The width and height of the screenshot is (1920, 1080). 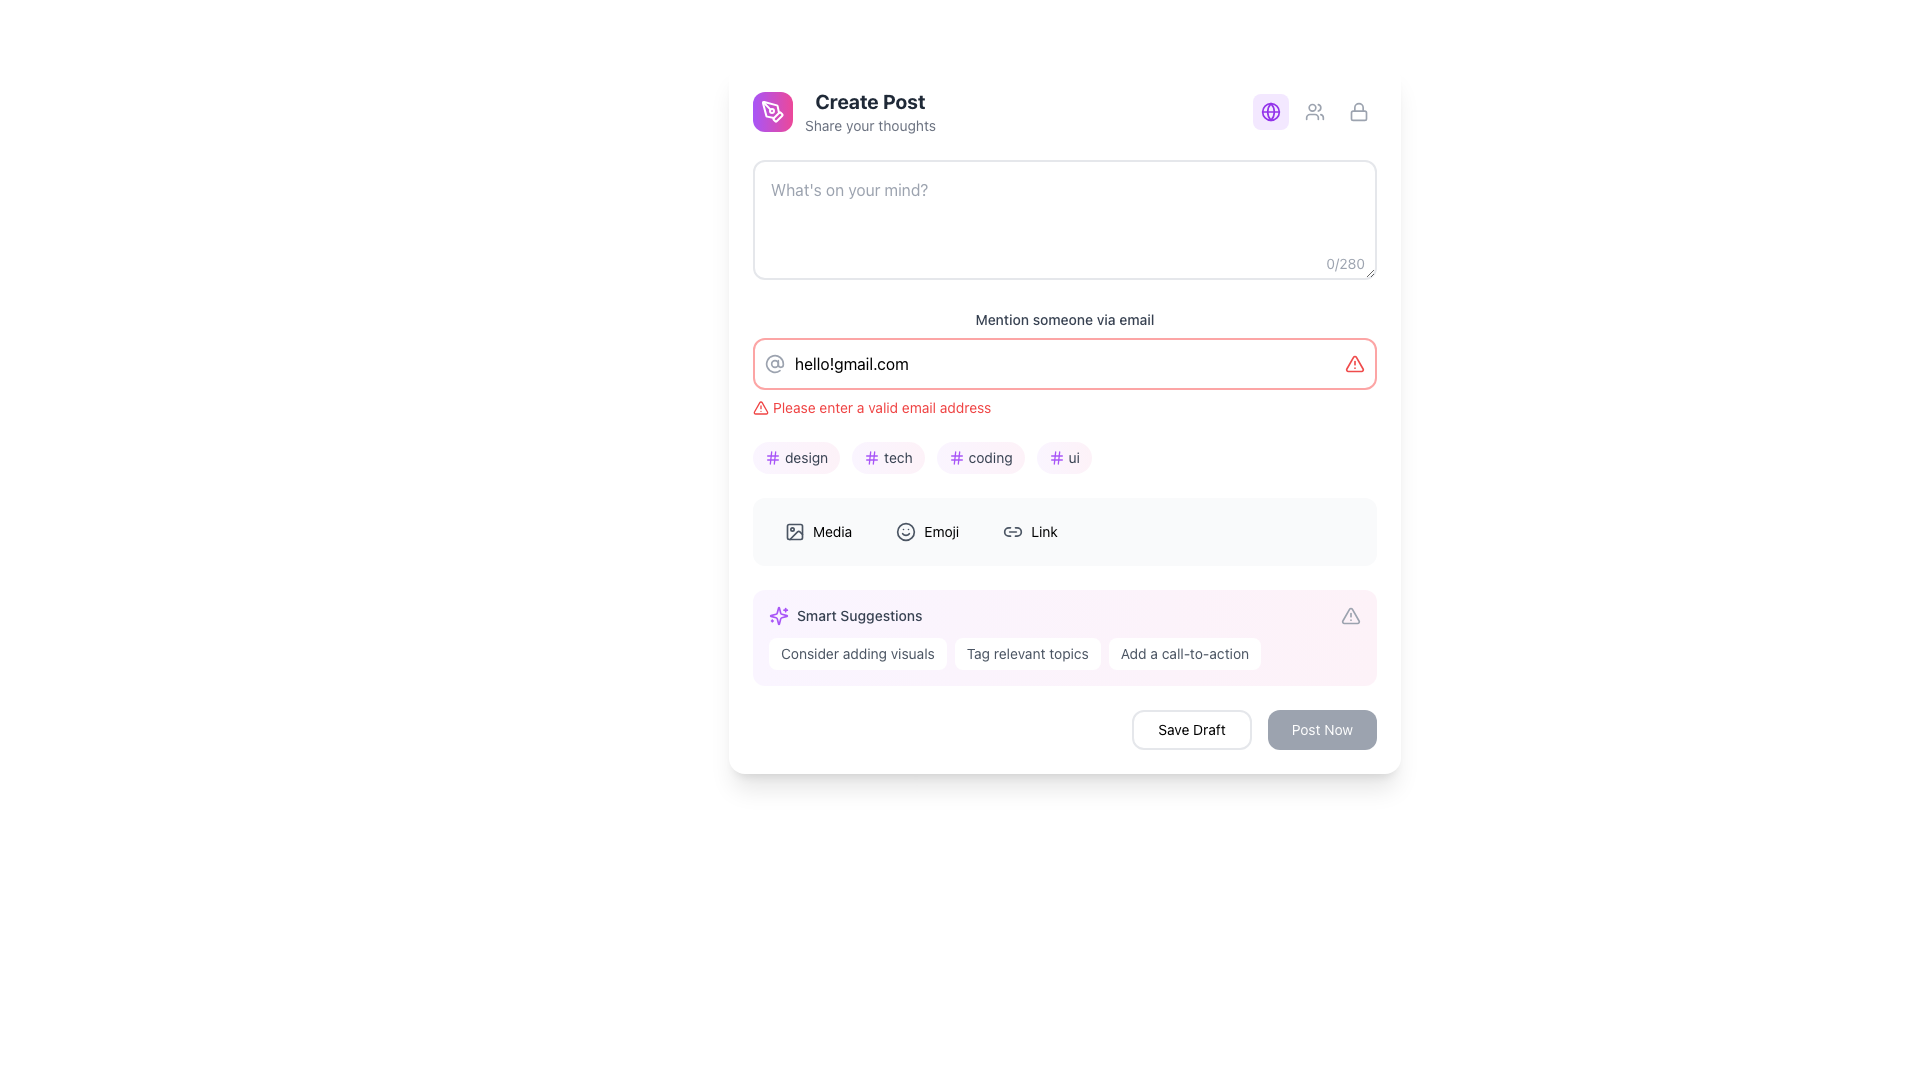 What do you see at coordinates (887, 458) in the screenshot?
I see `the pill-shaped button labeled 'tech' which has a purple hash icon on the left and a gradient background transitioning from purple to pink` at bounding box center [887, 458].